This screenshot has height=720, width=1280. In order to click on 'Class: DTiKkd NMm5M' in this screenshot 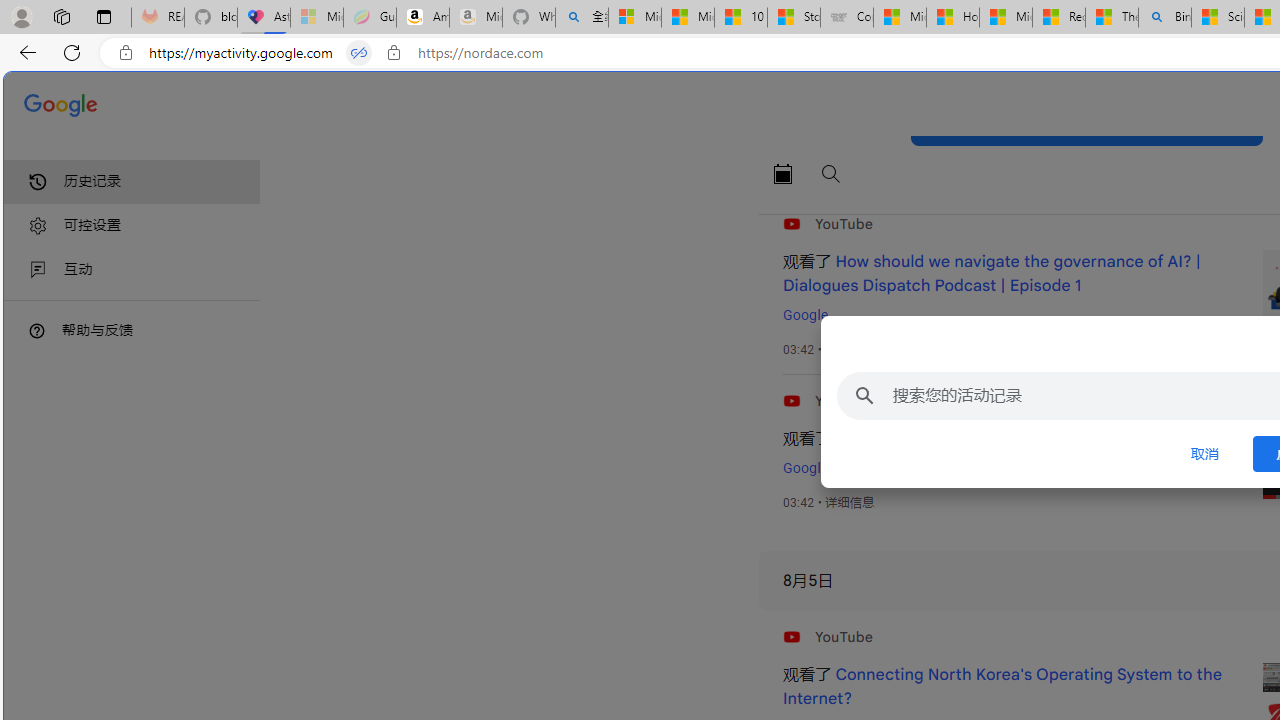, I will do `click(37, 329)`.